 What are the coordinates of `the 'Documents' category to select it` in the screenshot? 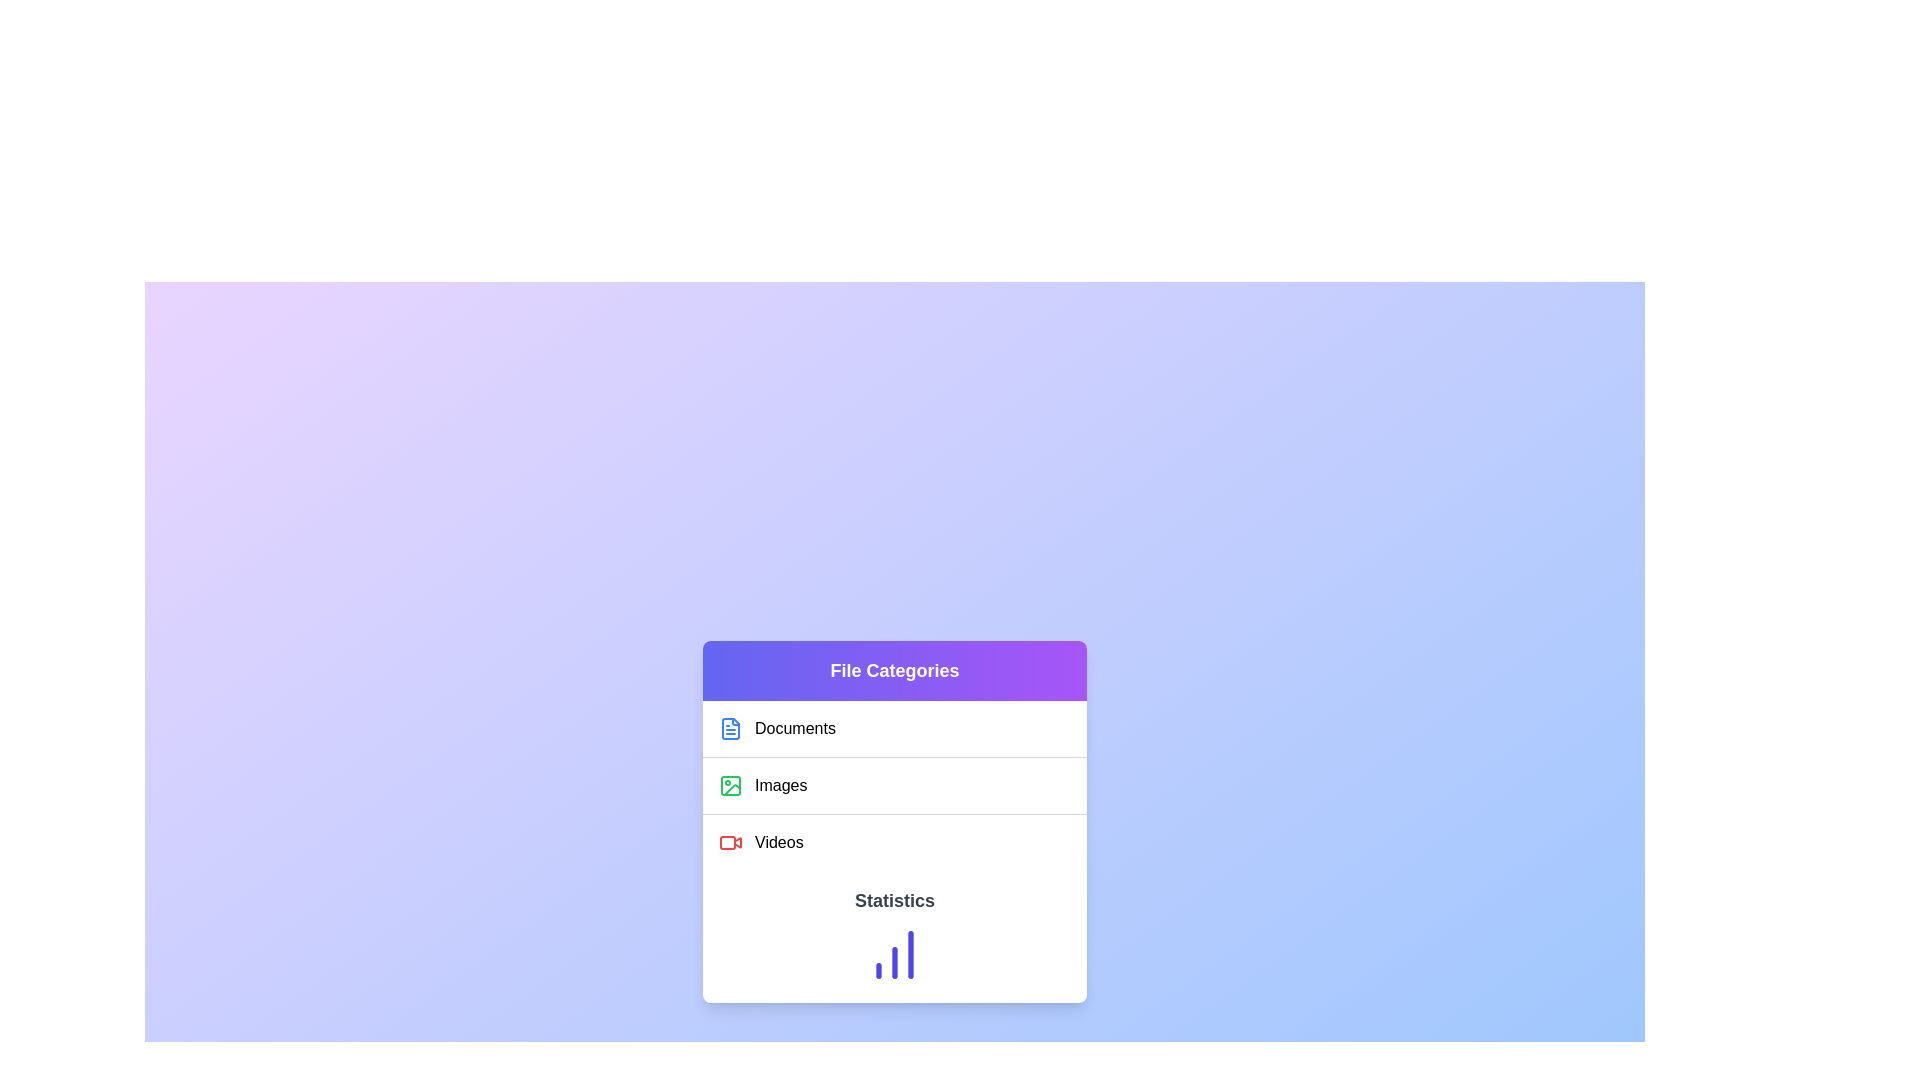 It's located at (893, 729).